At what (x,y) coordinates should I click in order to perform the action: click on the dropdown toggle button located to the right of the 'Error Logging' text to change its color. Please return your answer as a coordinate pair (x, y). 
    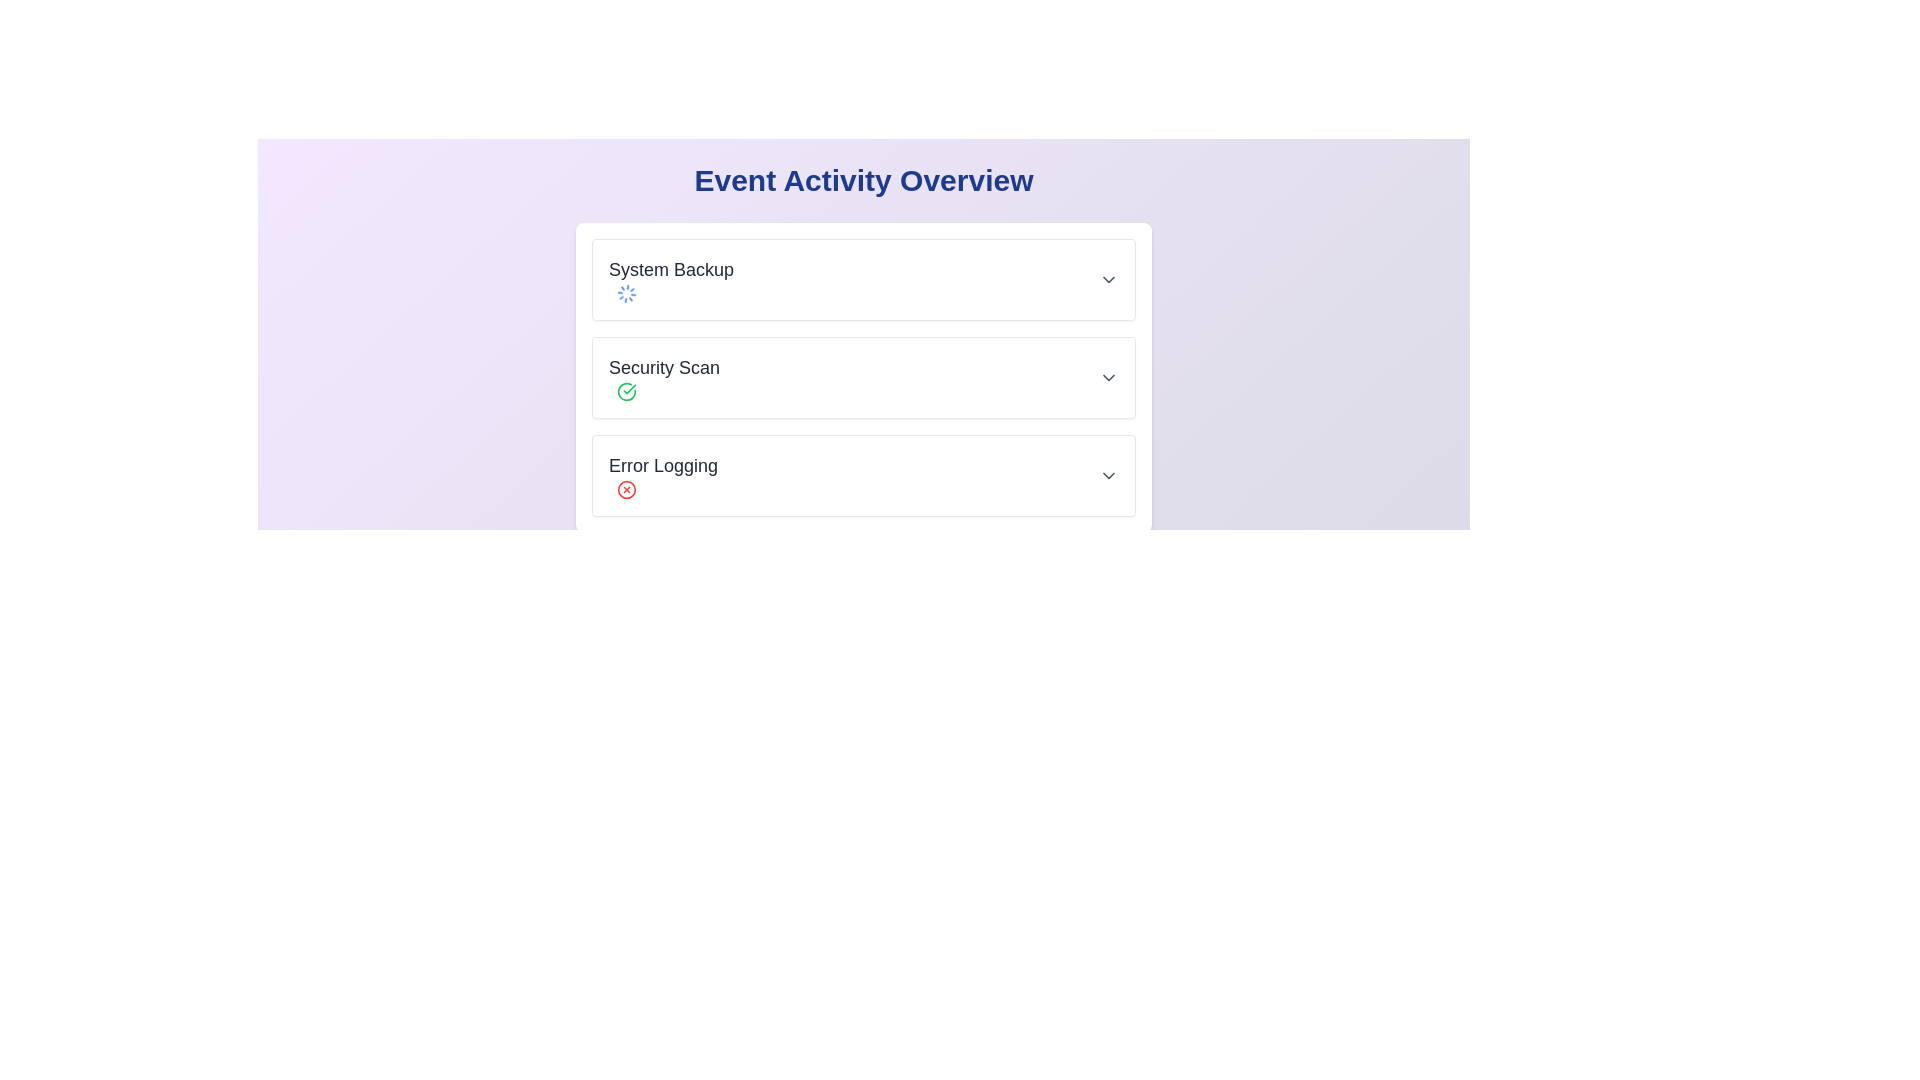
    Looking at the image, I should click on (1107, 475).